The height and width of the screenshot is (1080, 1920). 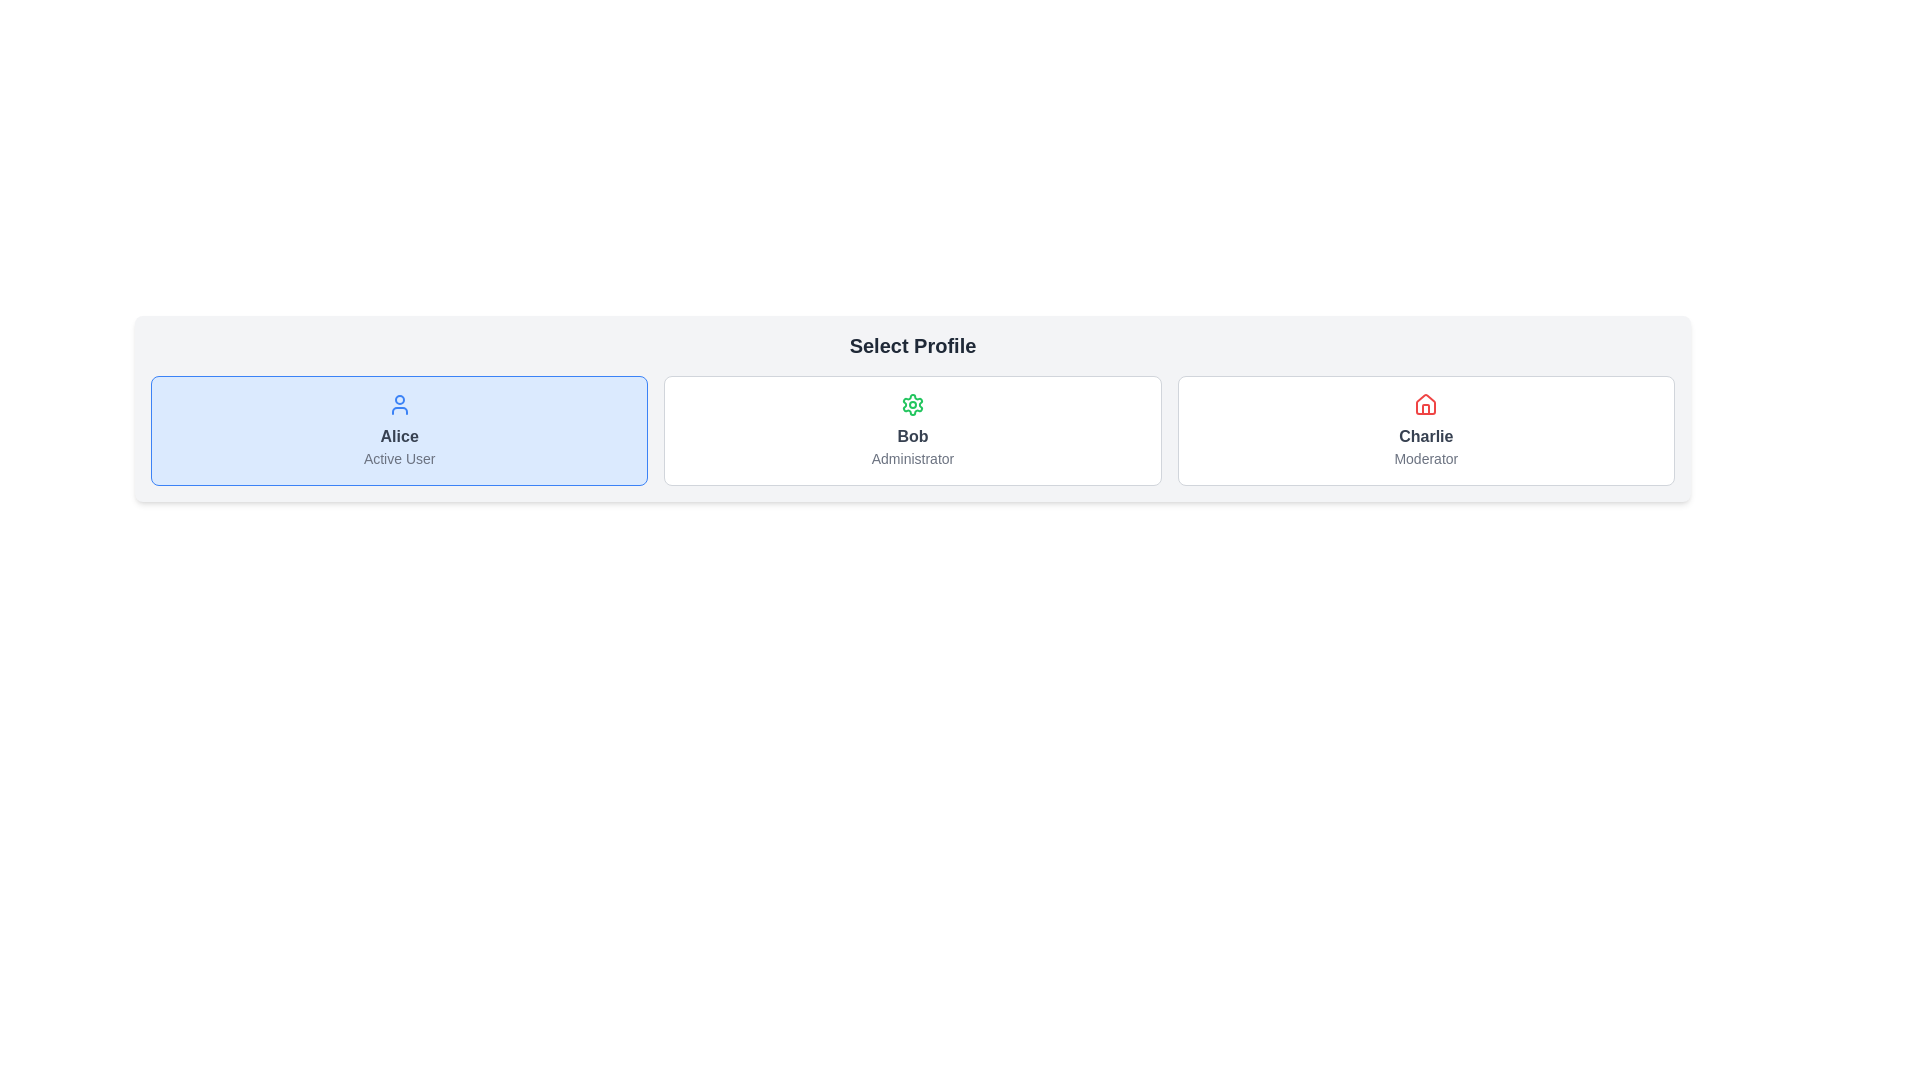 What do you see at coordinates (1425, 430) in the screenshot?
I see `the profile card of 'Charlie', which is the third card in a row with a house icon at the top` at bounding box center [1425, 430].